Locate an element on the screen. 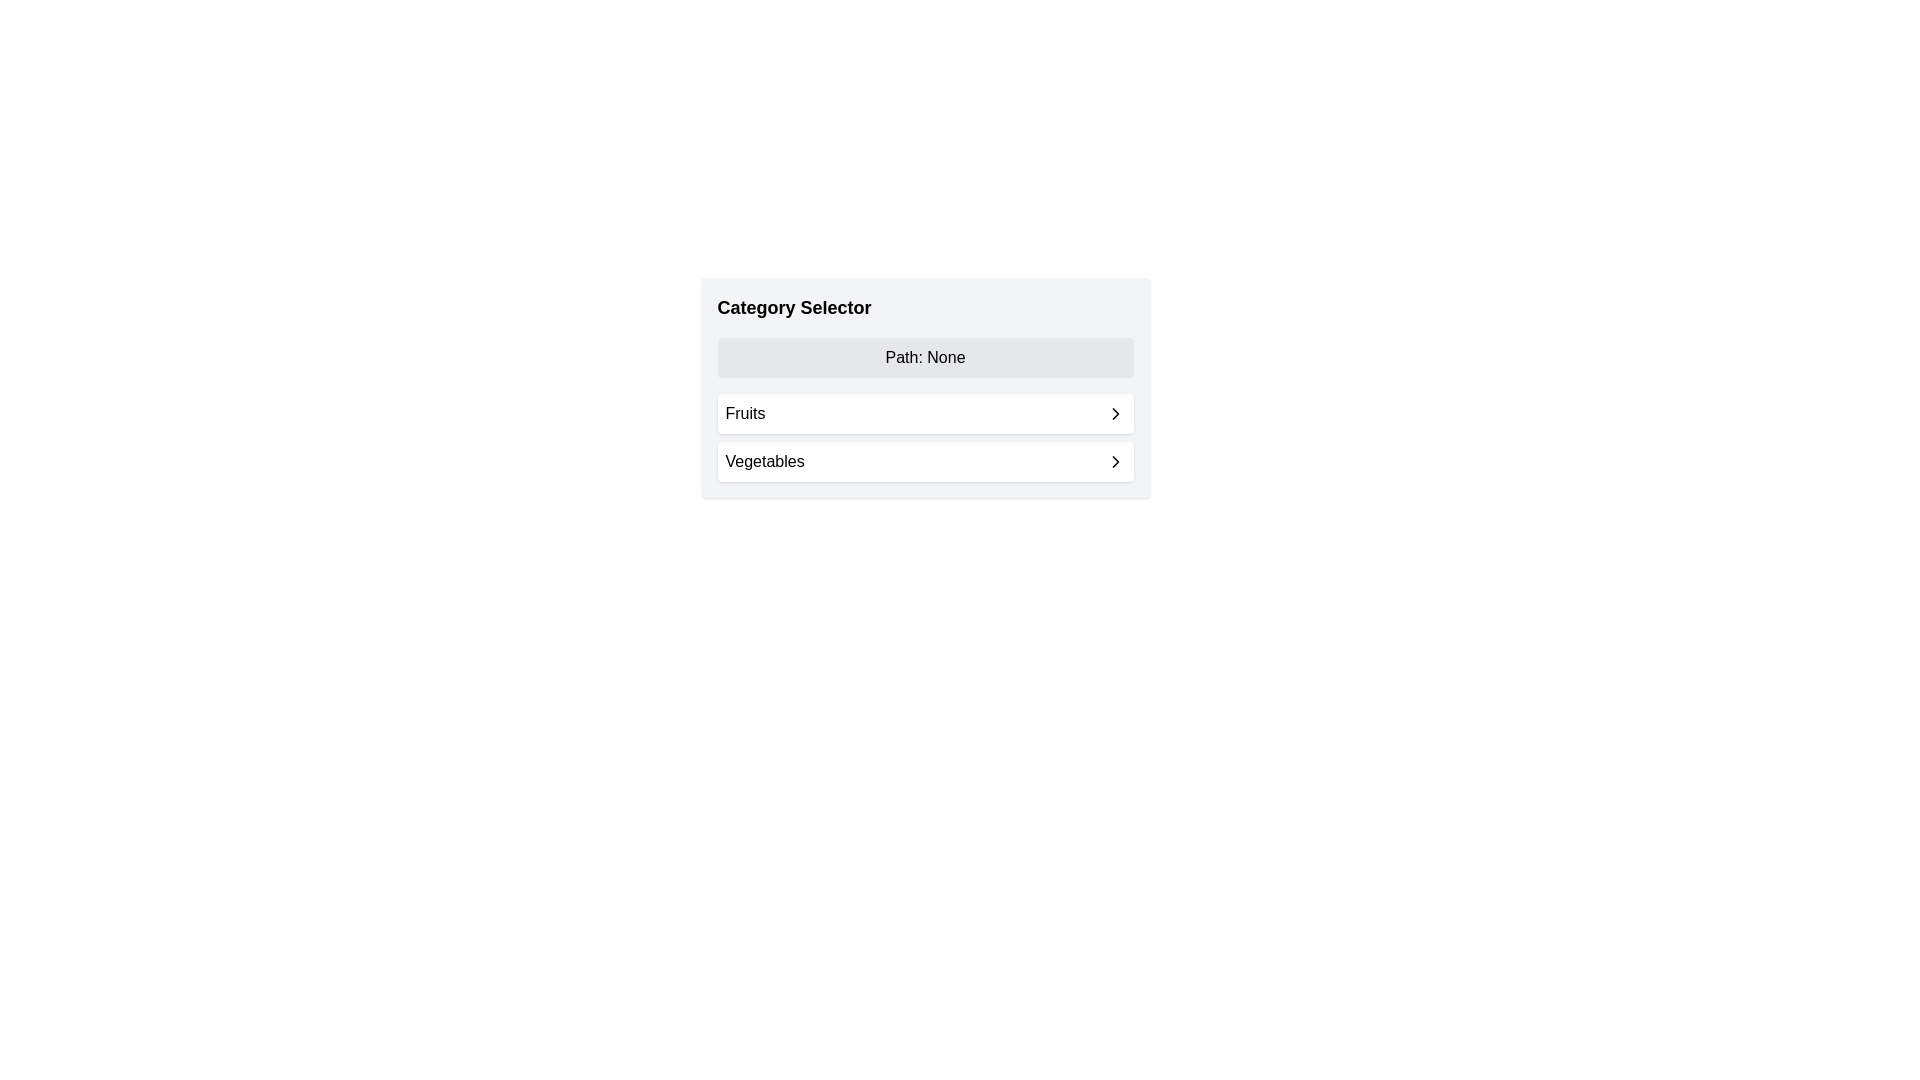 The width and height of the screenshot is (1920, 1080). the 'Fruits' text label in the category selector menu is located at coordinates (744, 412).